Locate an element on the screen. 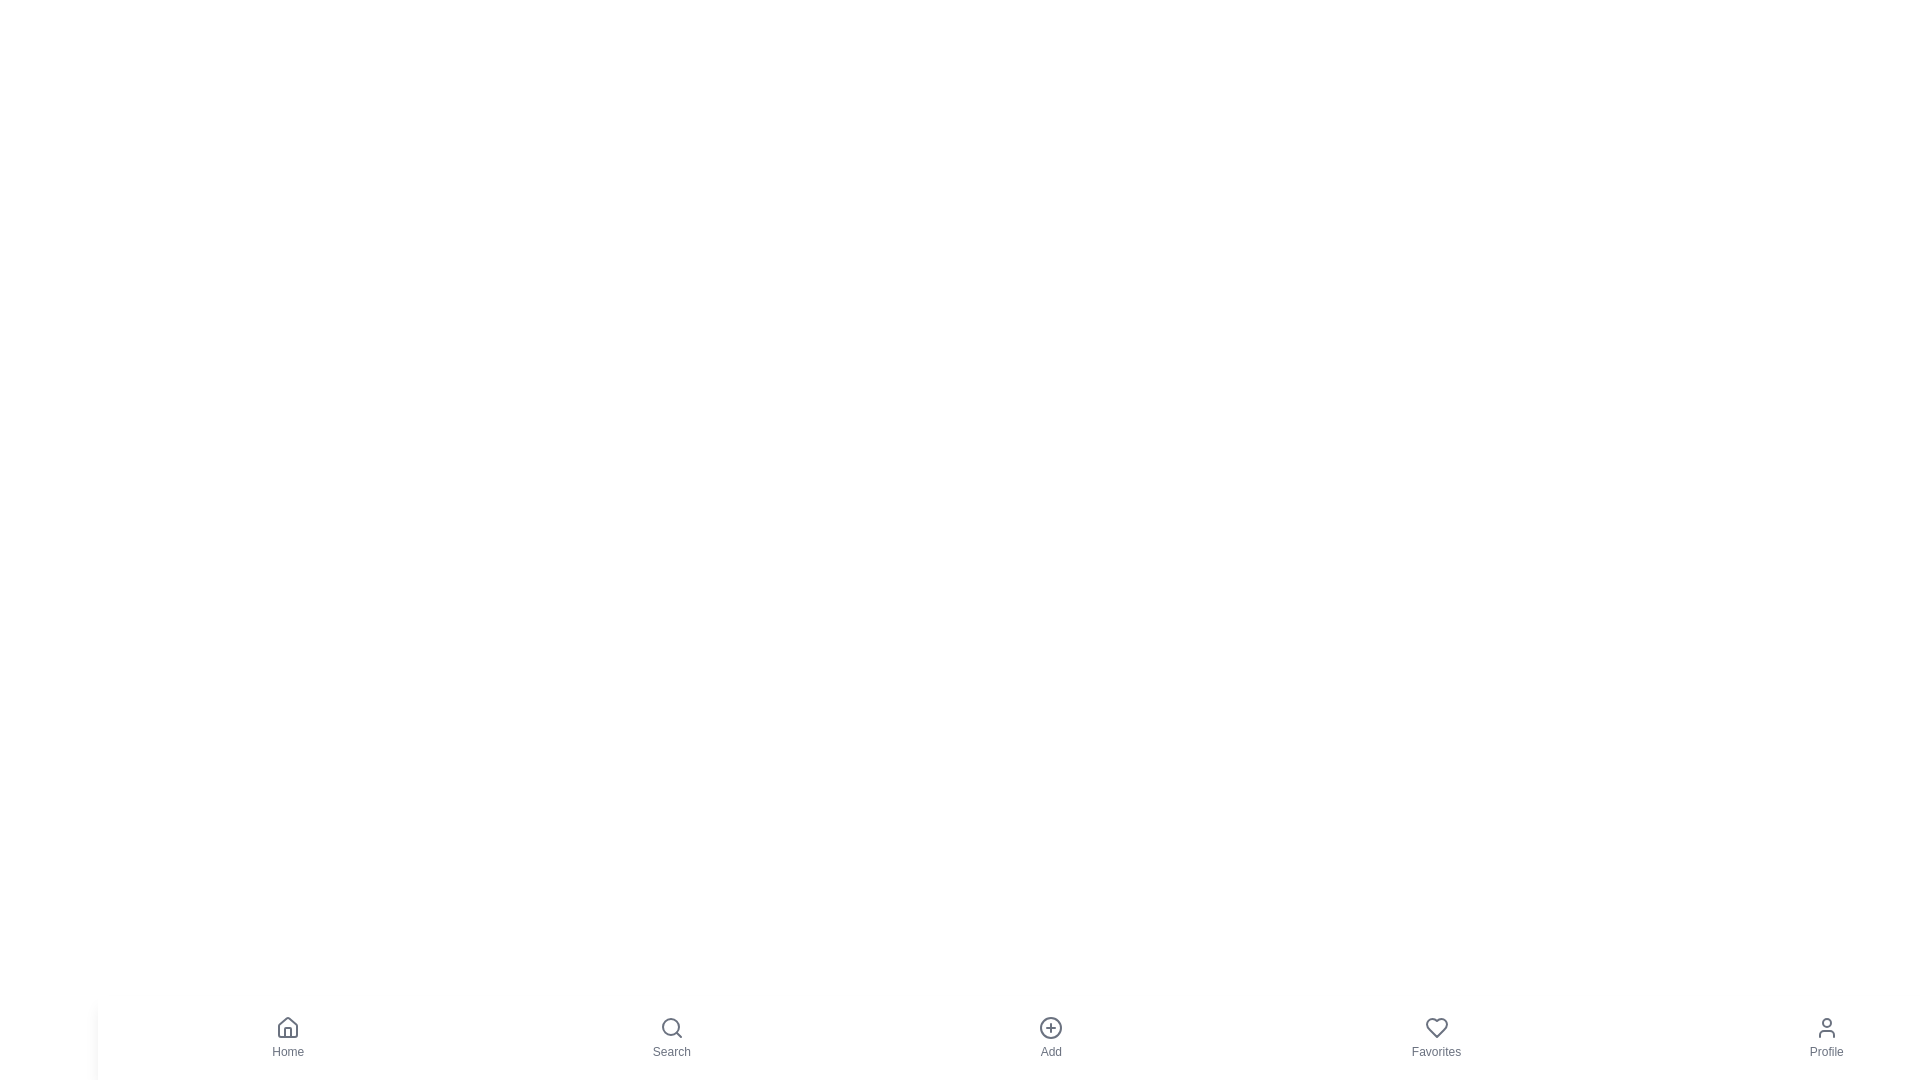 The height and width of the screenshot is (1080, 1920). the 'Favorites' icon in the bottom navigation bar is located at coordinates (1435, 1028).